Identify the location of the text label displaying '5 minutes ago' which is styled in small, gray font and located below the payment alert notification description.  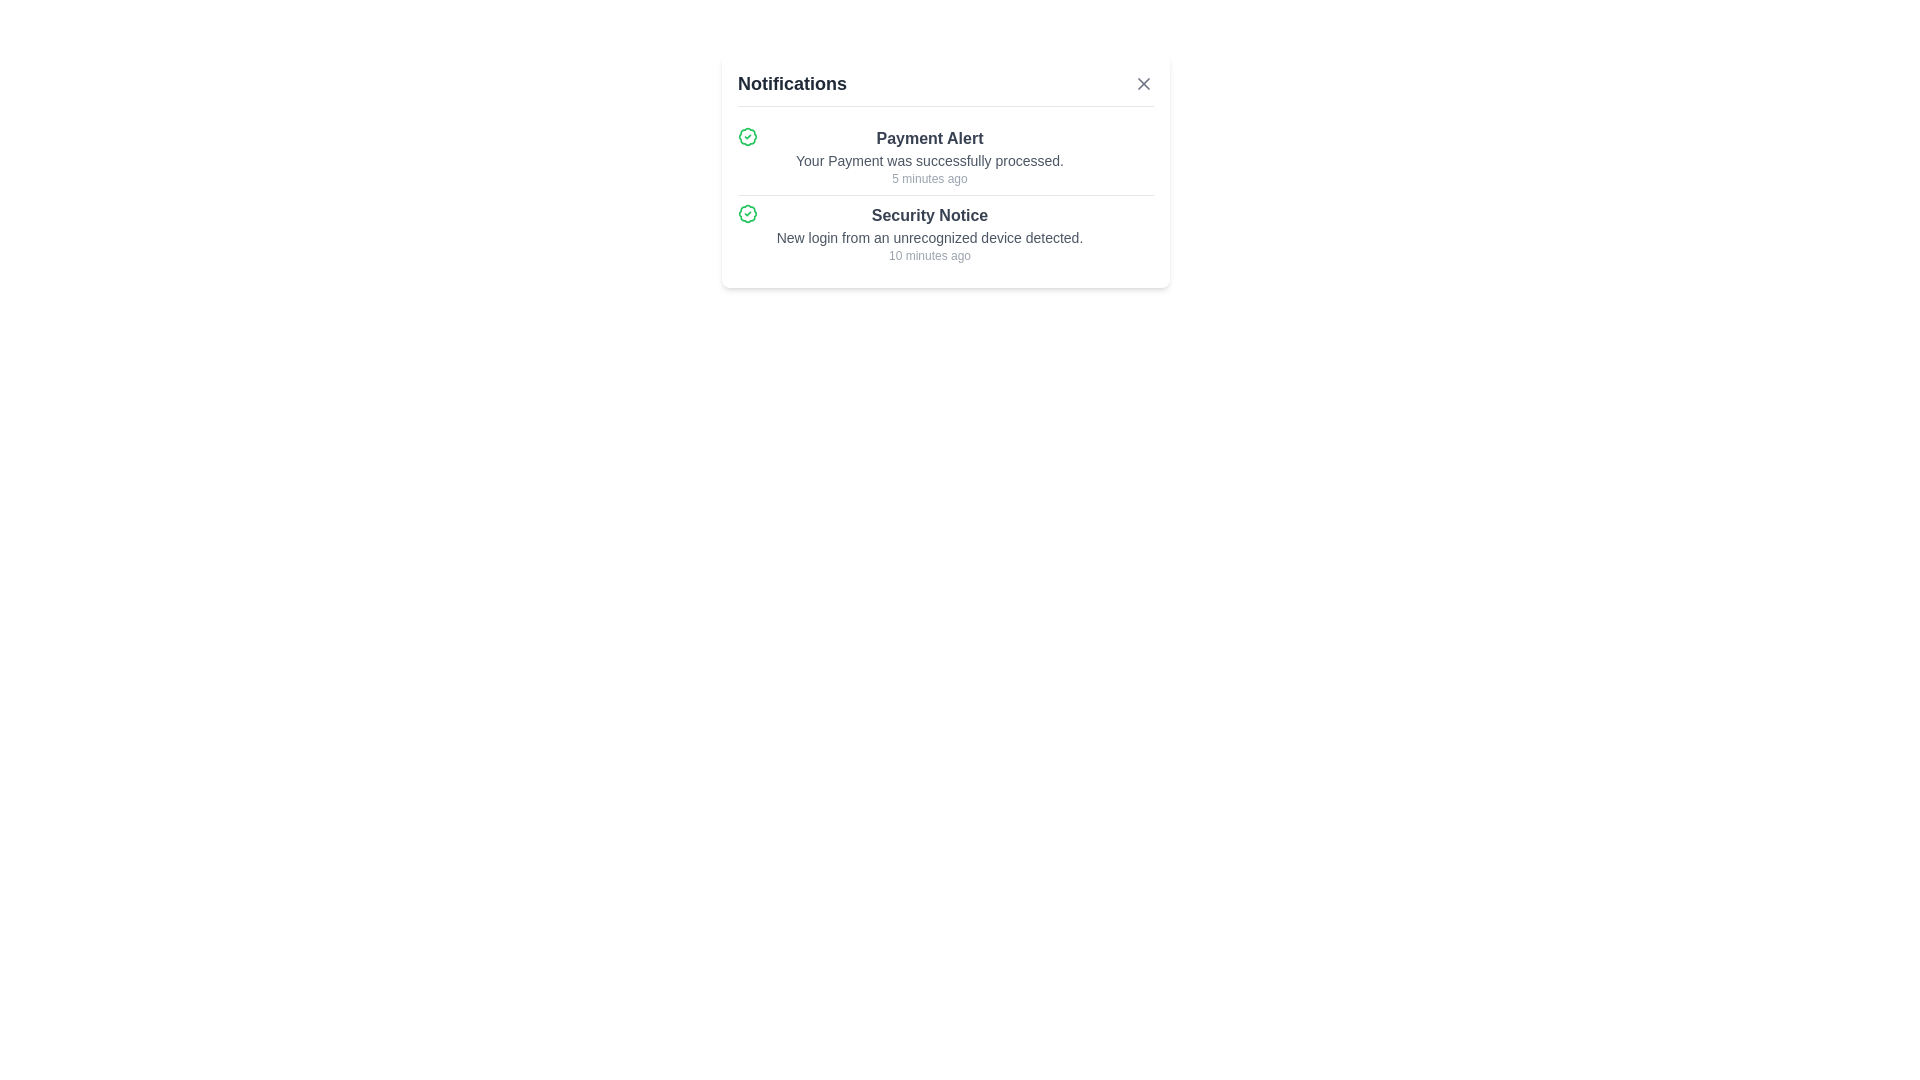
(929, 177).